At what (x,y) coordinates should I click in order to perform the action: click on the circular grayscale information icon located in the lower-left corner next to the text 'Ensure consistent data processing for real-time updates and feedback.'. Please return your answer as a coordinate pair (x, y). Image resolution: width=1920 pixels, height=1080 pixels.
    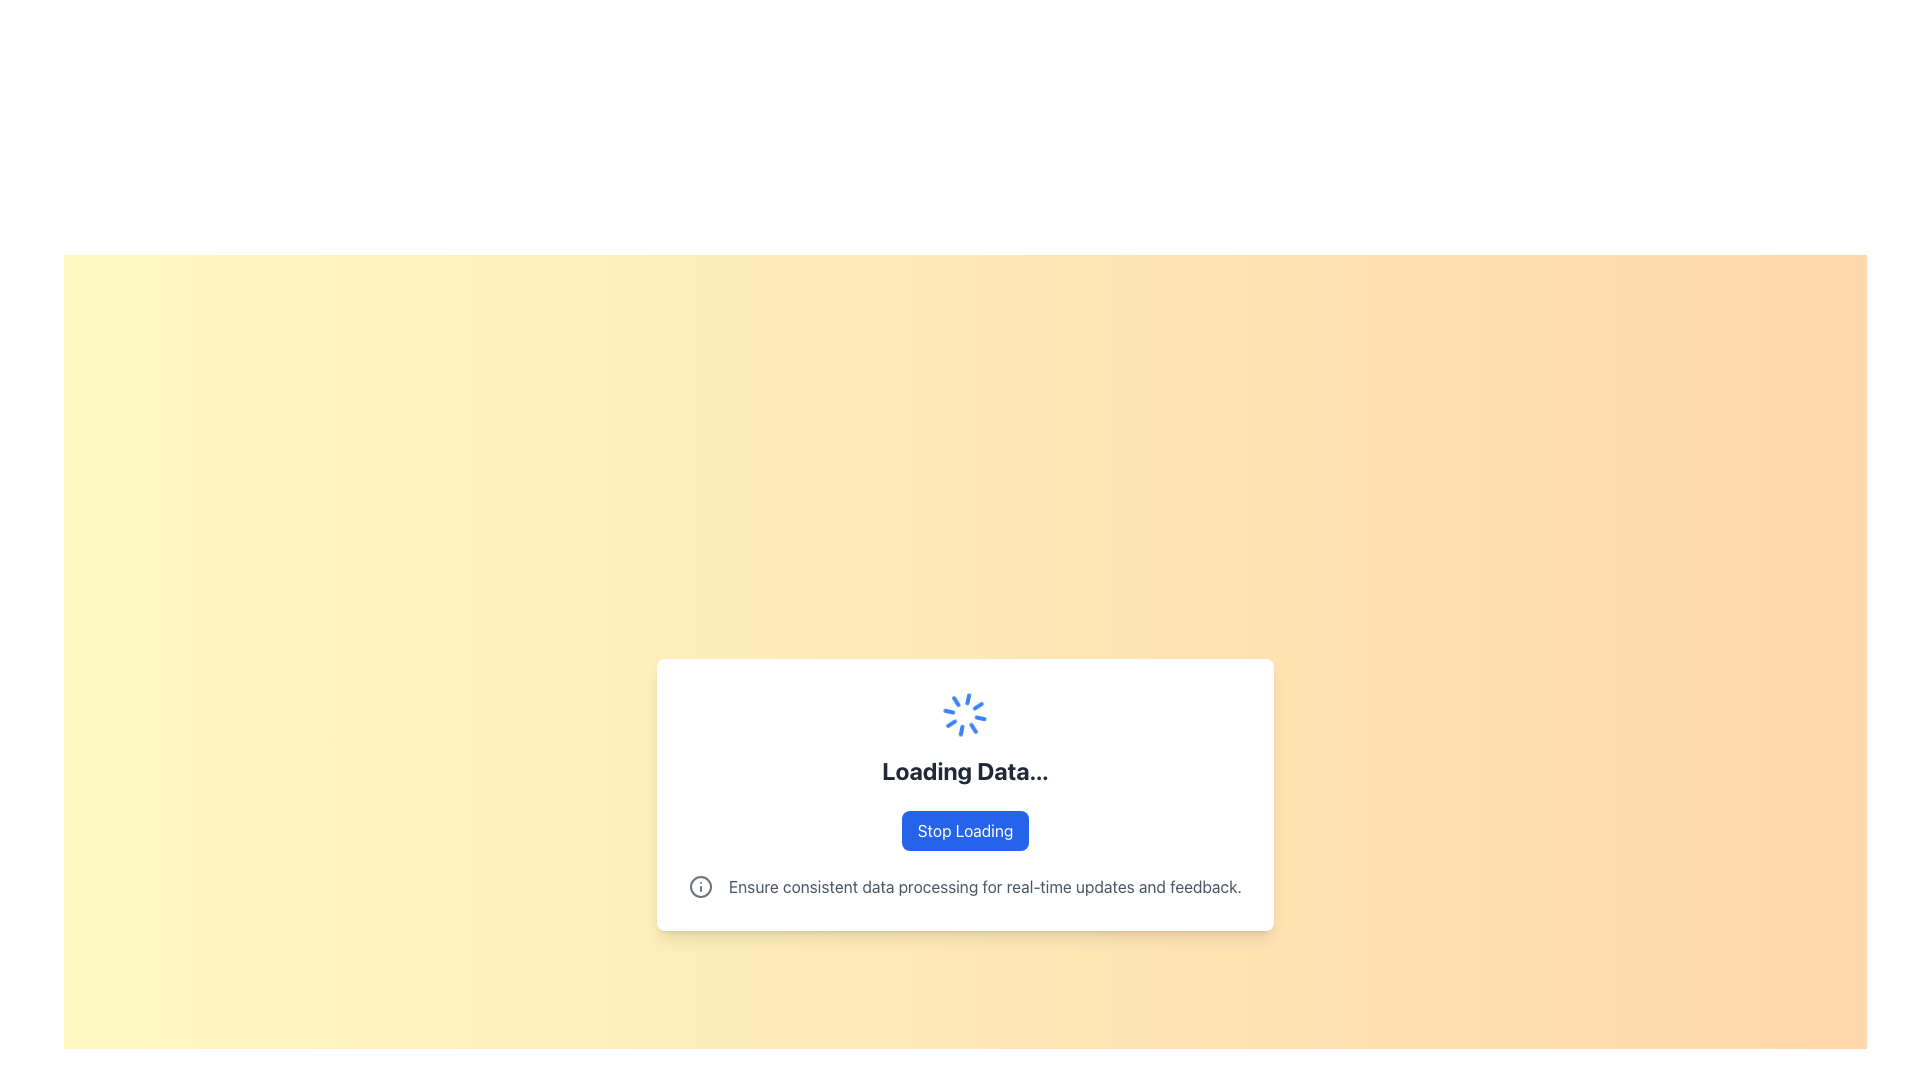
    Looking at the image, I should click on (700, 886).